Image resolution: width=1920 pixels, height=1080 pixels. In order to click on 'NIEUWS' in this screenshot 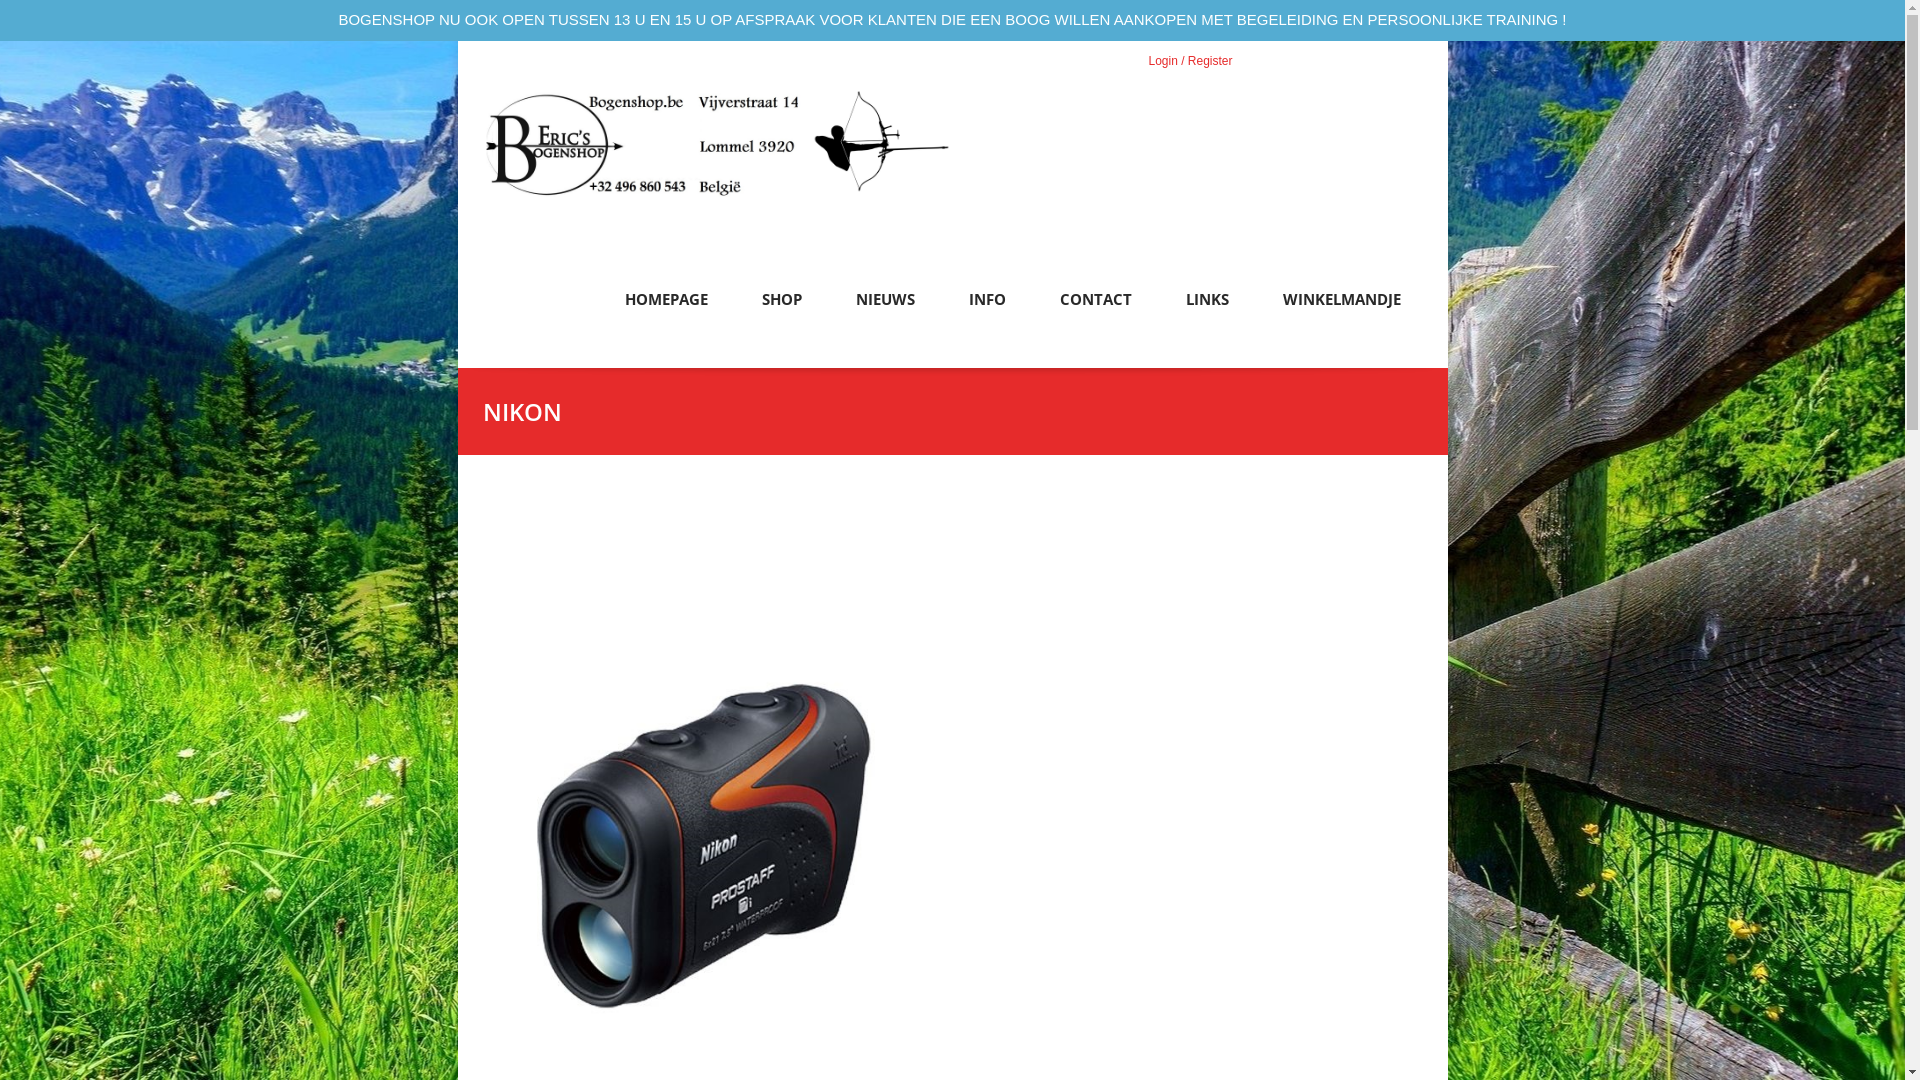, I will do `click(884, 308)`.